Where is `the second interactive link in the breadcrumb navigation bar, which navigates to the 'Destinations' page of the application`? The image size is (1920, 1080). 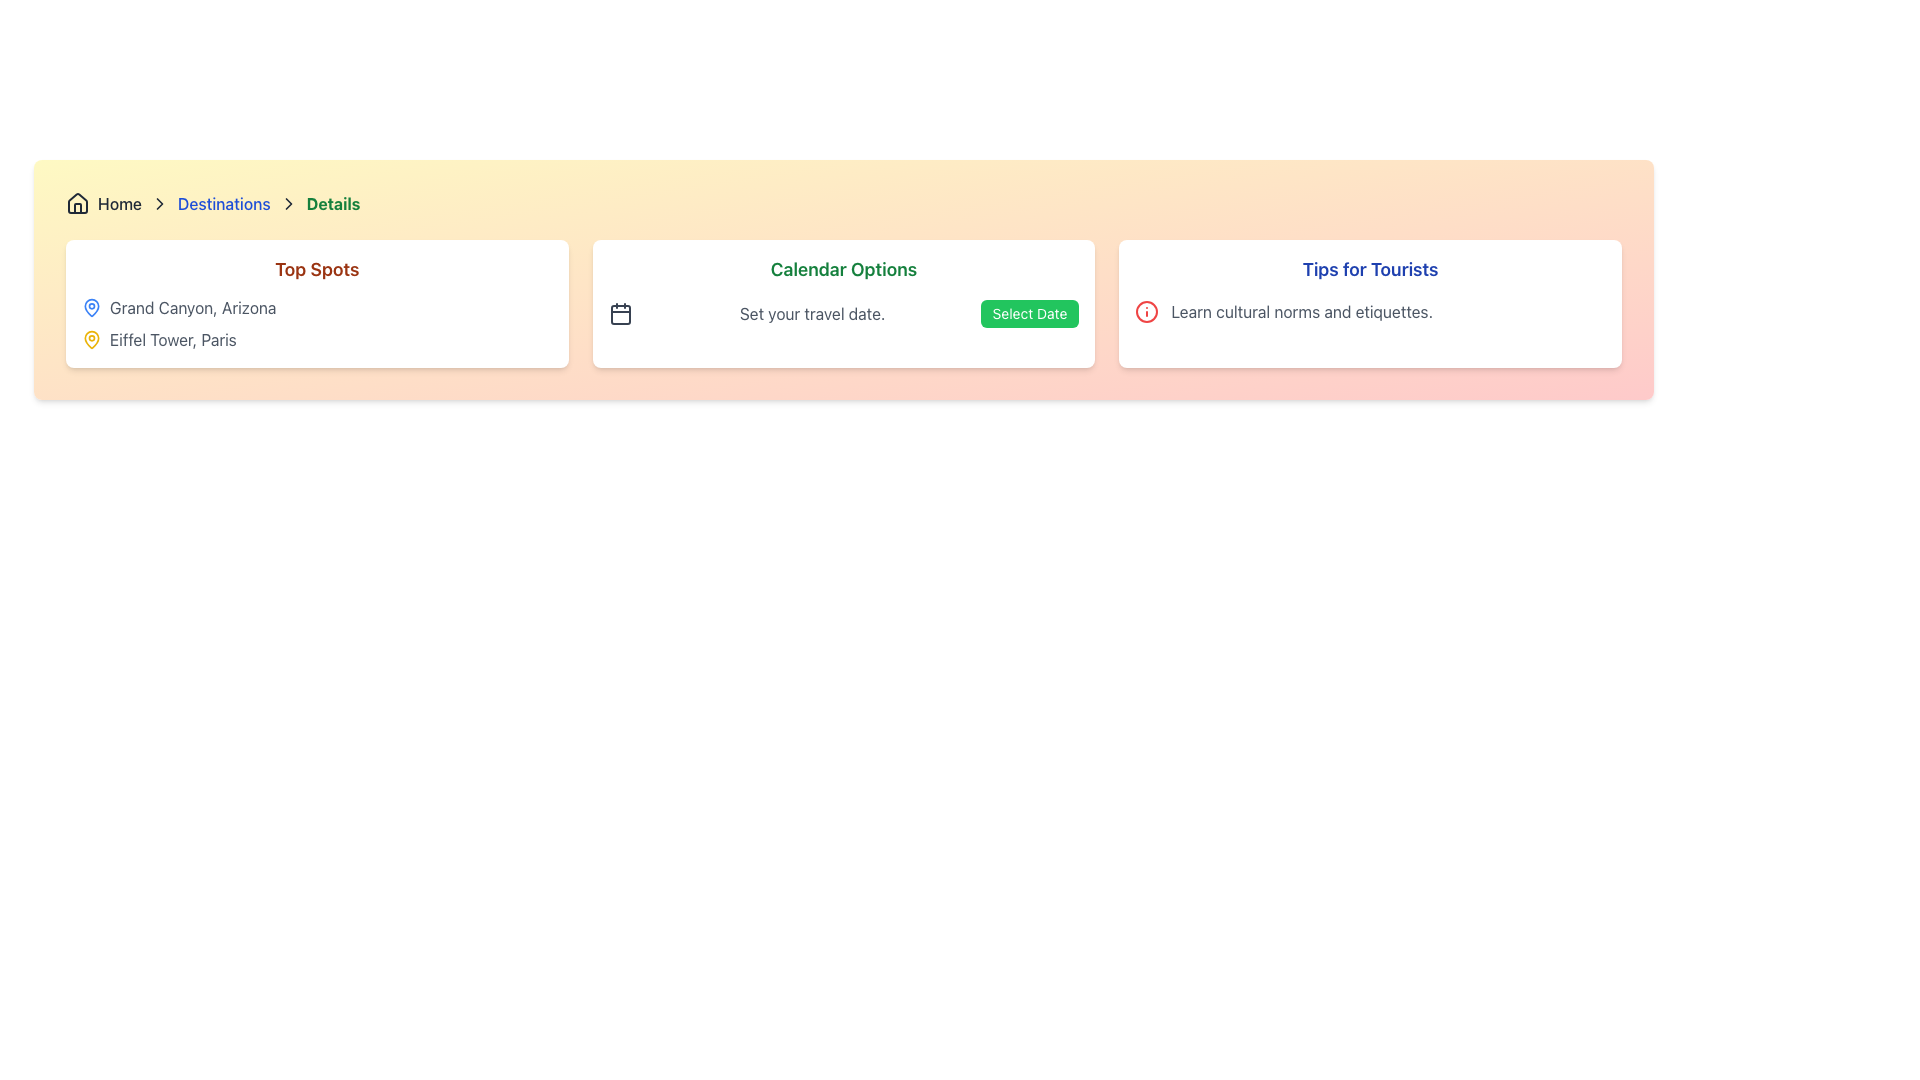
the second interactive link in the breadcrumb navigation bar, which navigates to the 'Destinations' page of the application is located at coordinates (224, 204).